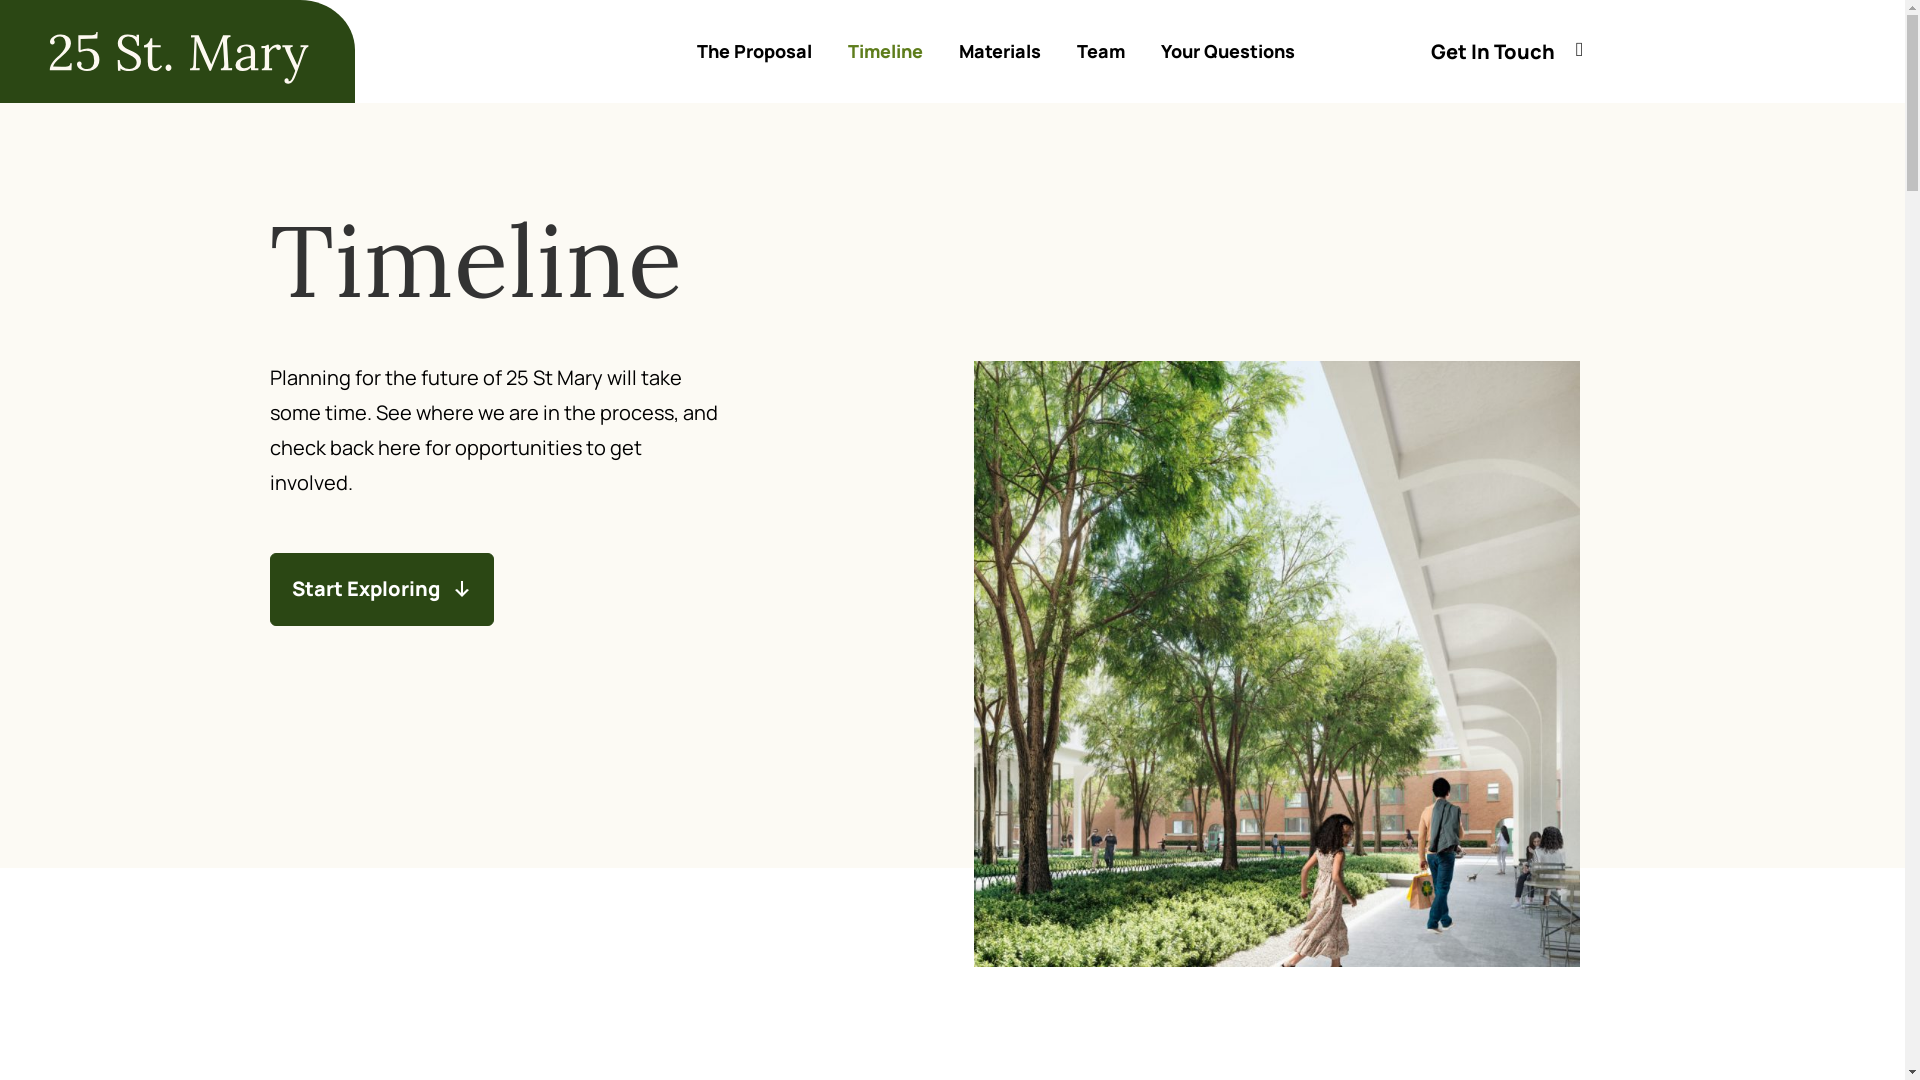  Describe the element at coordinates (1429, 50) in the screenshot. I see `'Get In Touch'` at that location.